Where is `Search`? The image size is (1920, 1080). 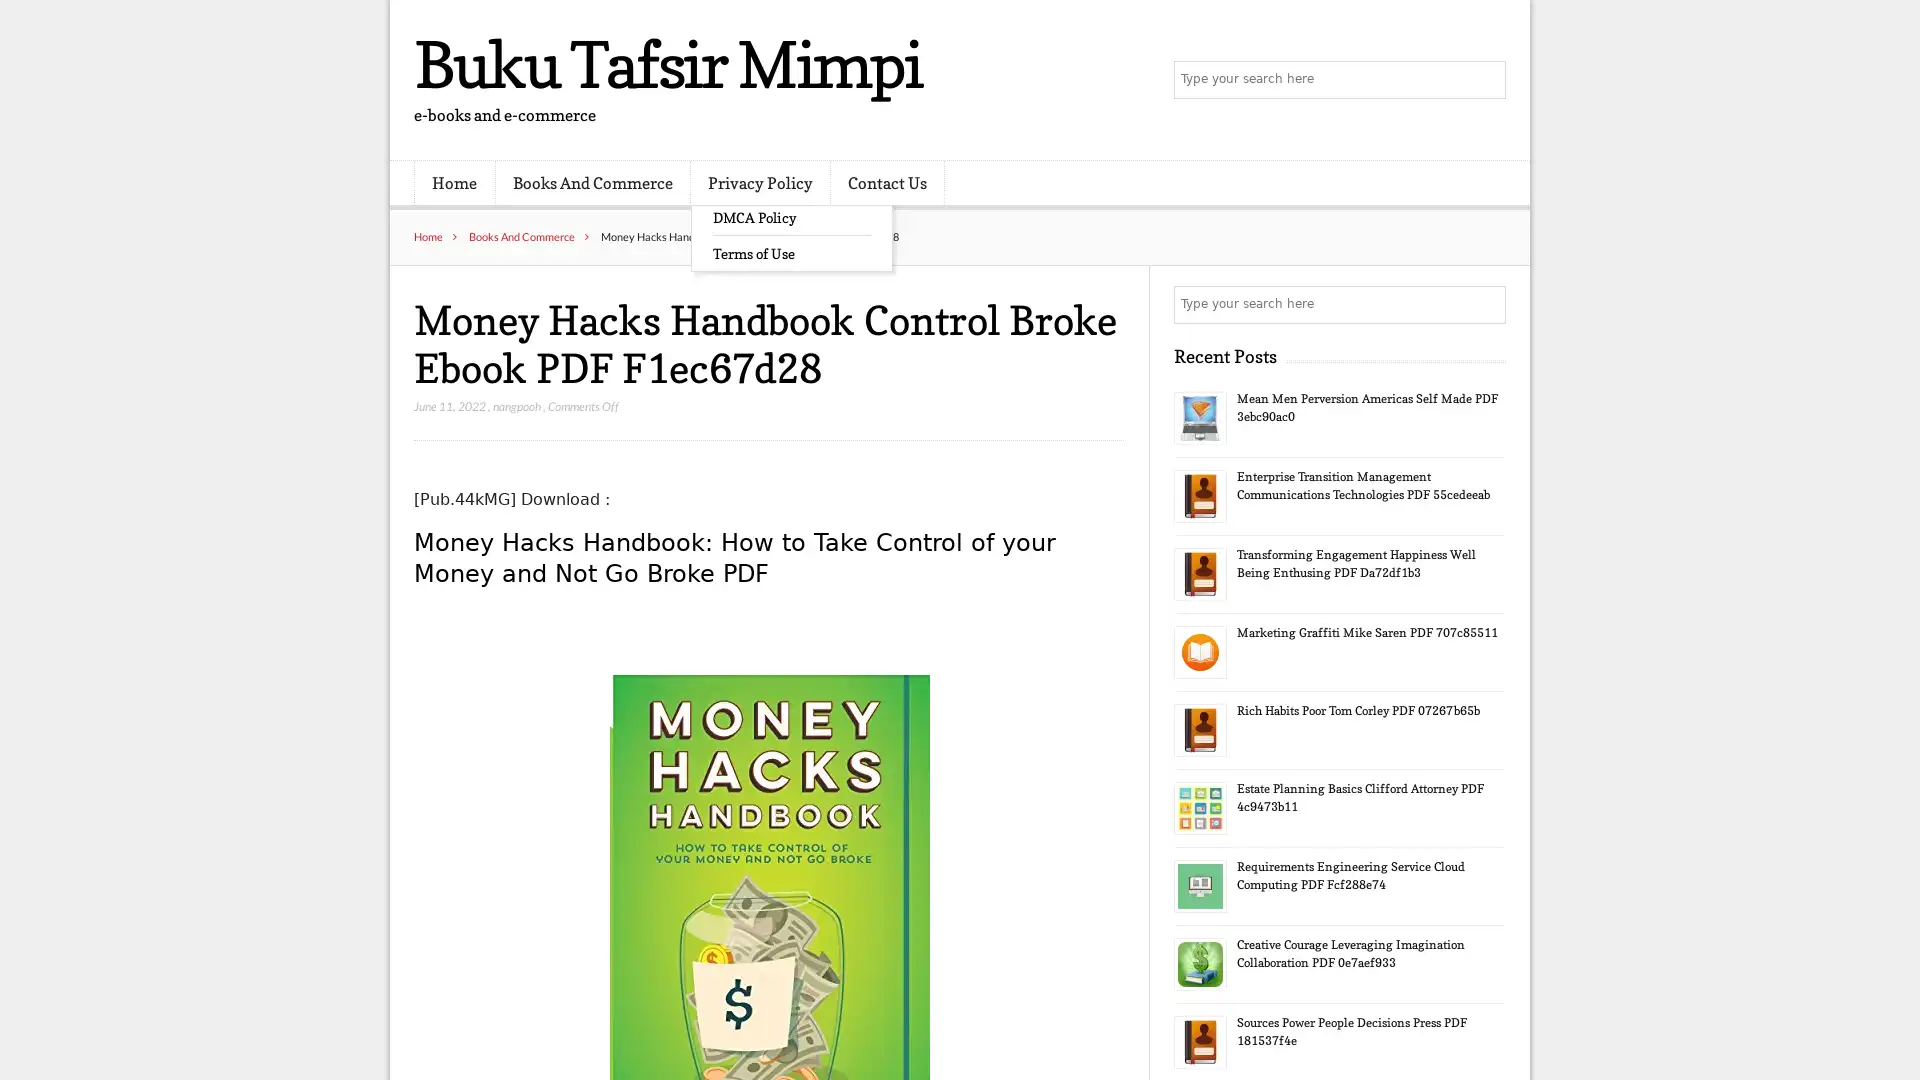 Search is located at coordinates (1485, 80).